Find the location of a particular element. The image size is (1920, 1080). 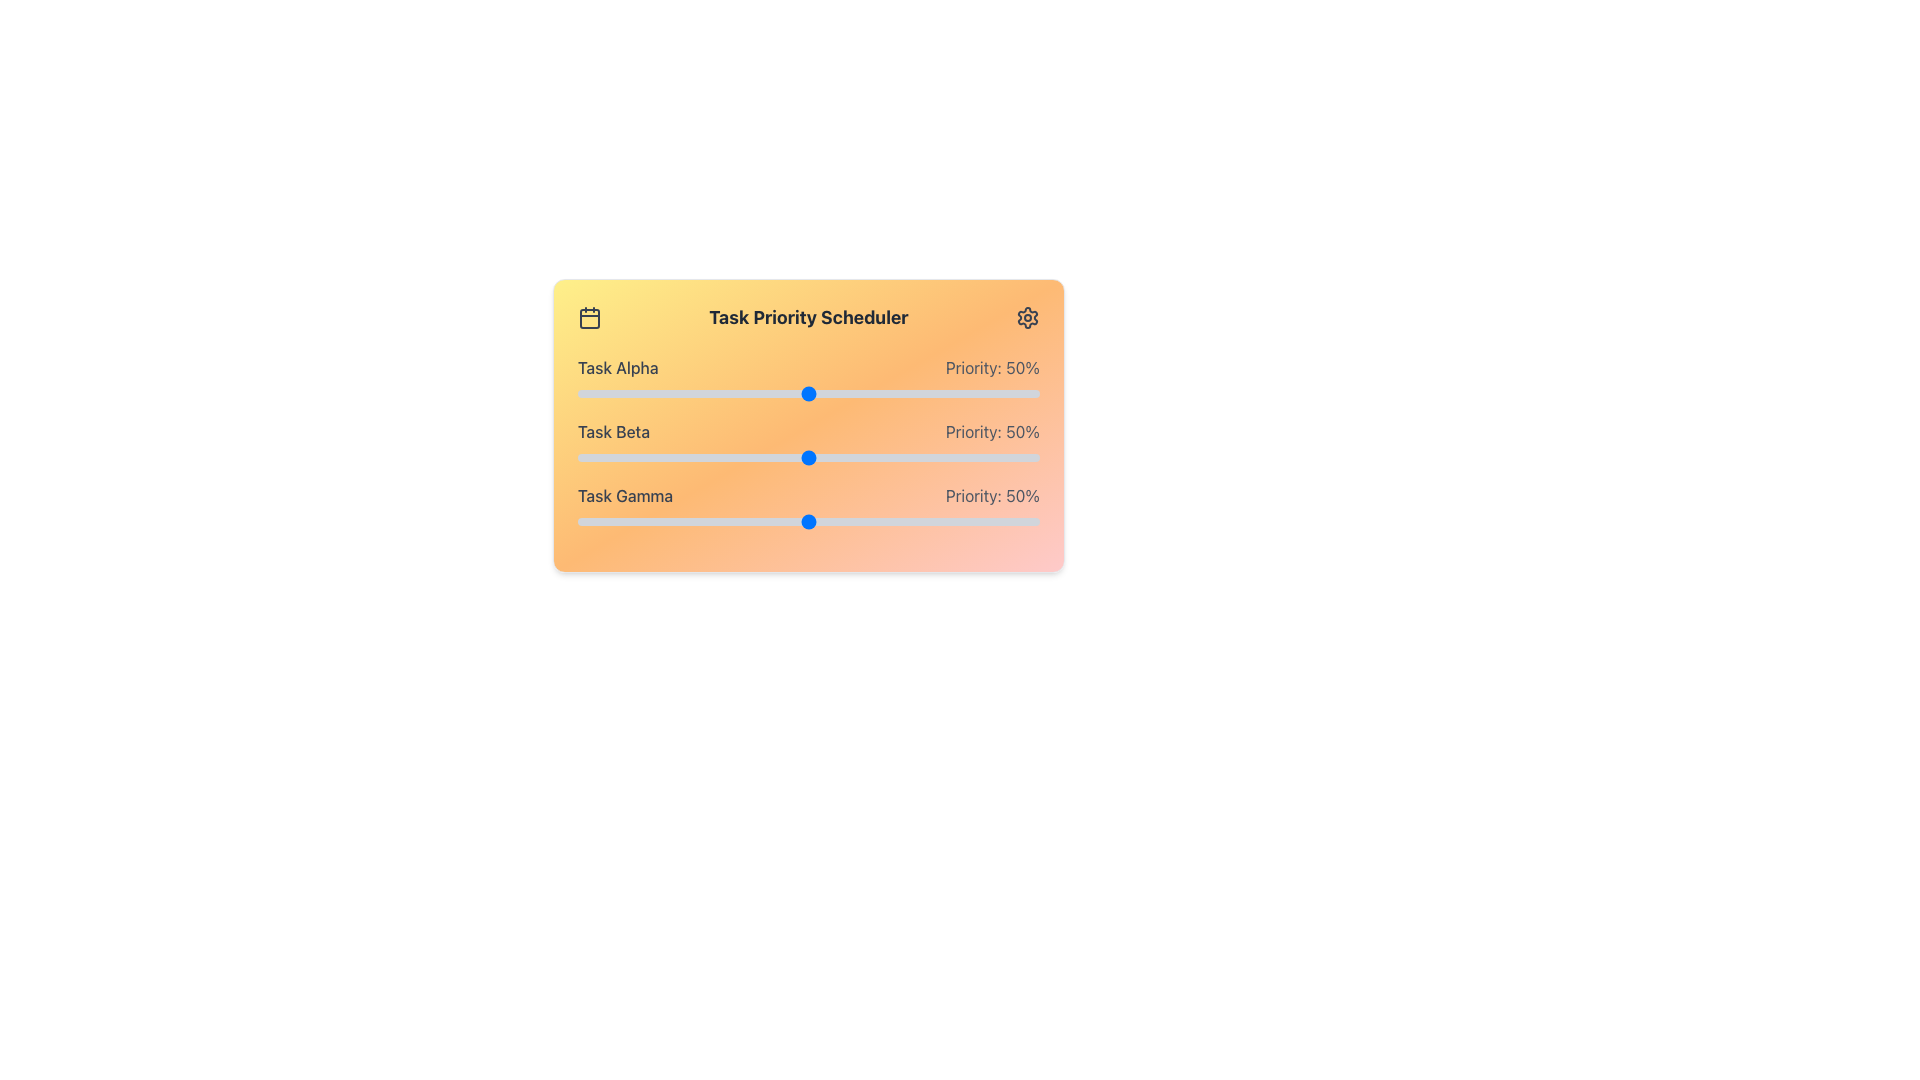

the priority value of Task Gamma is located at coordinates (978, 495).